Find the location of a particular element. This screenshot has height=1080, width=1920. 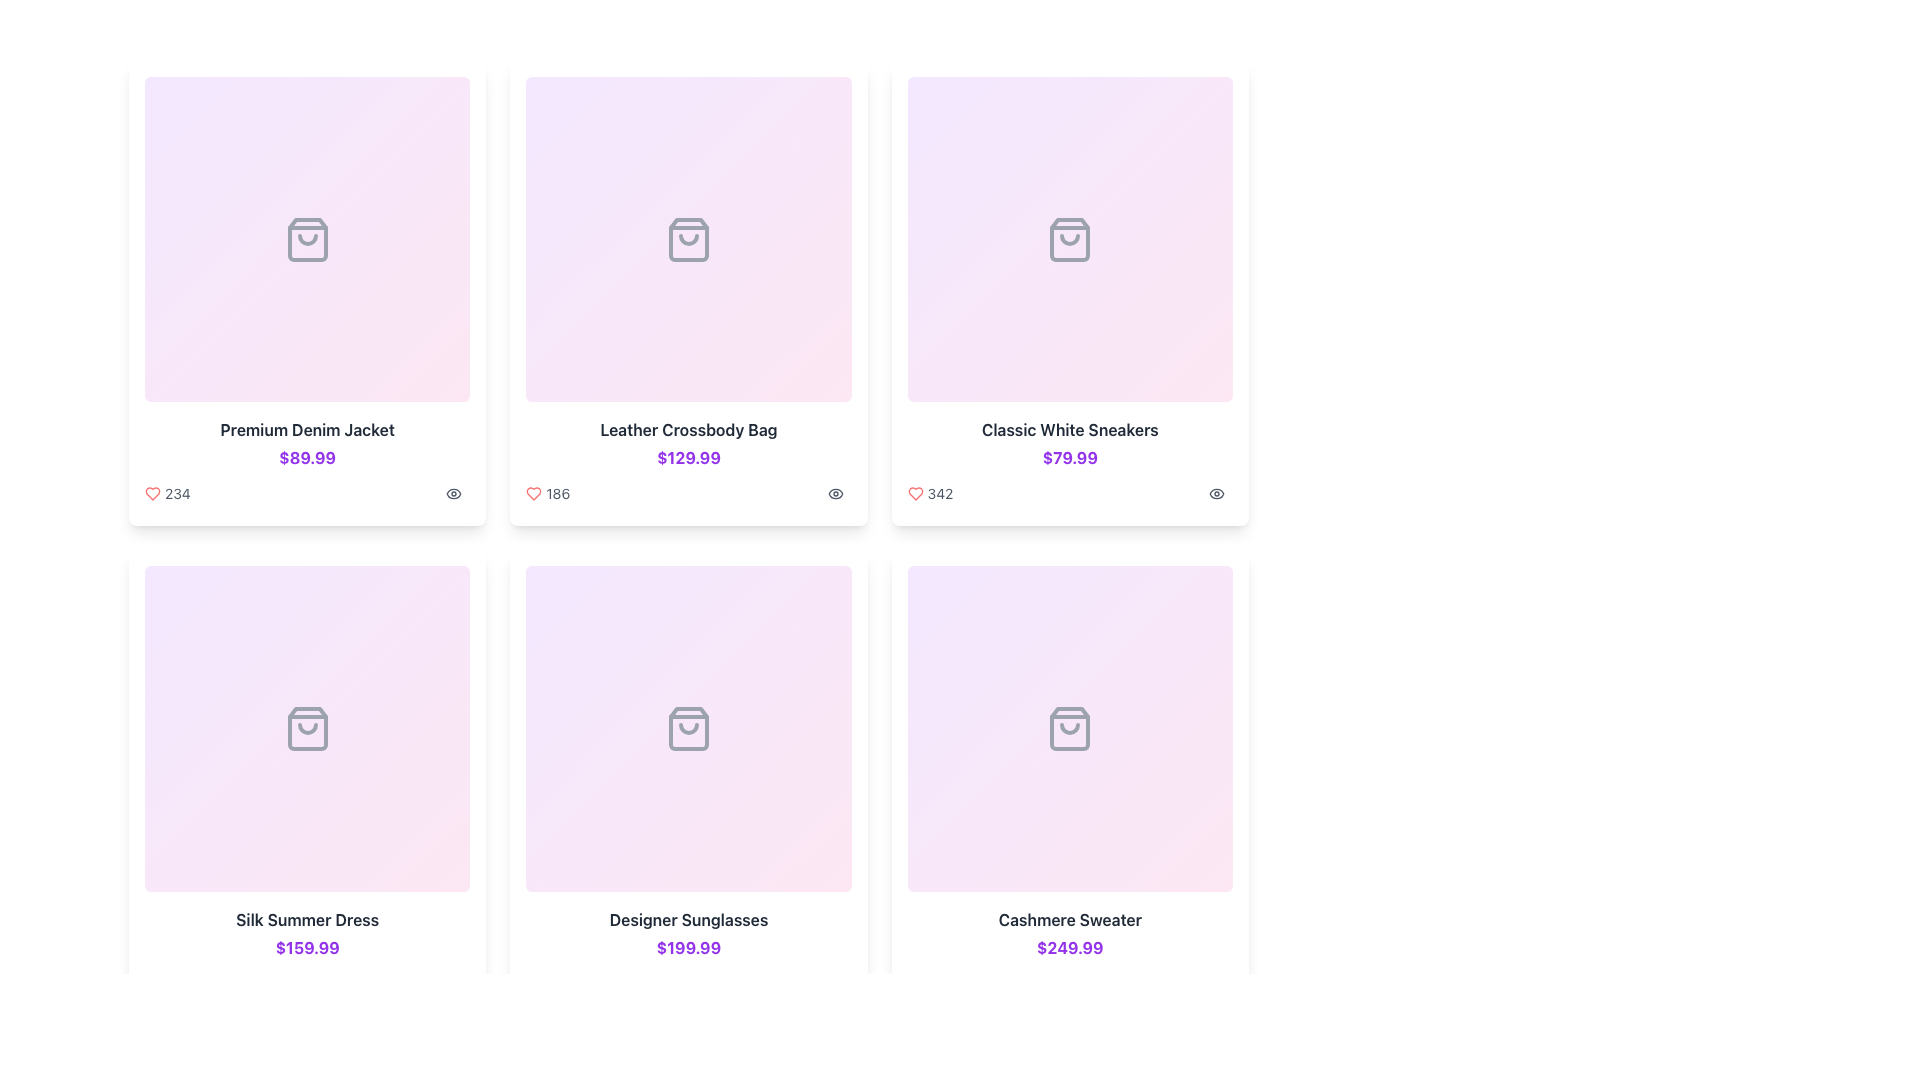

the heart-shaped red icon located in the bottom-left corner of the product card for the 'Leather Crossbody Bag' to like or favorite the item is located at coordinates (534, 494).